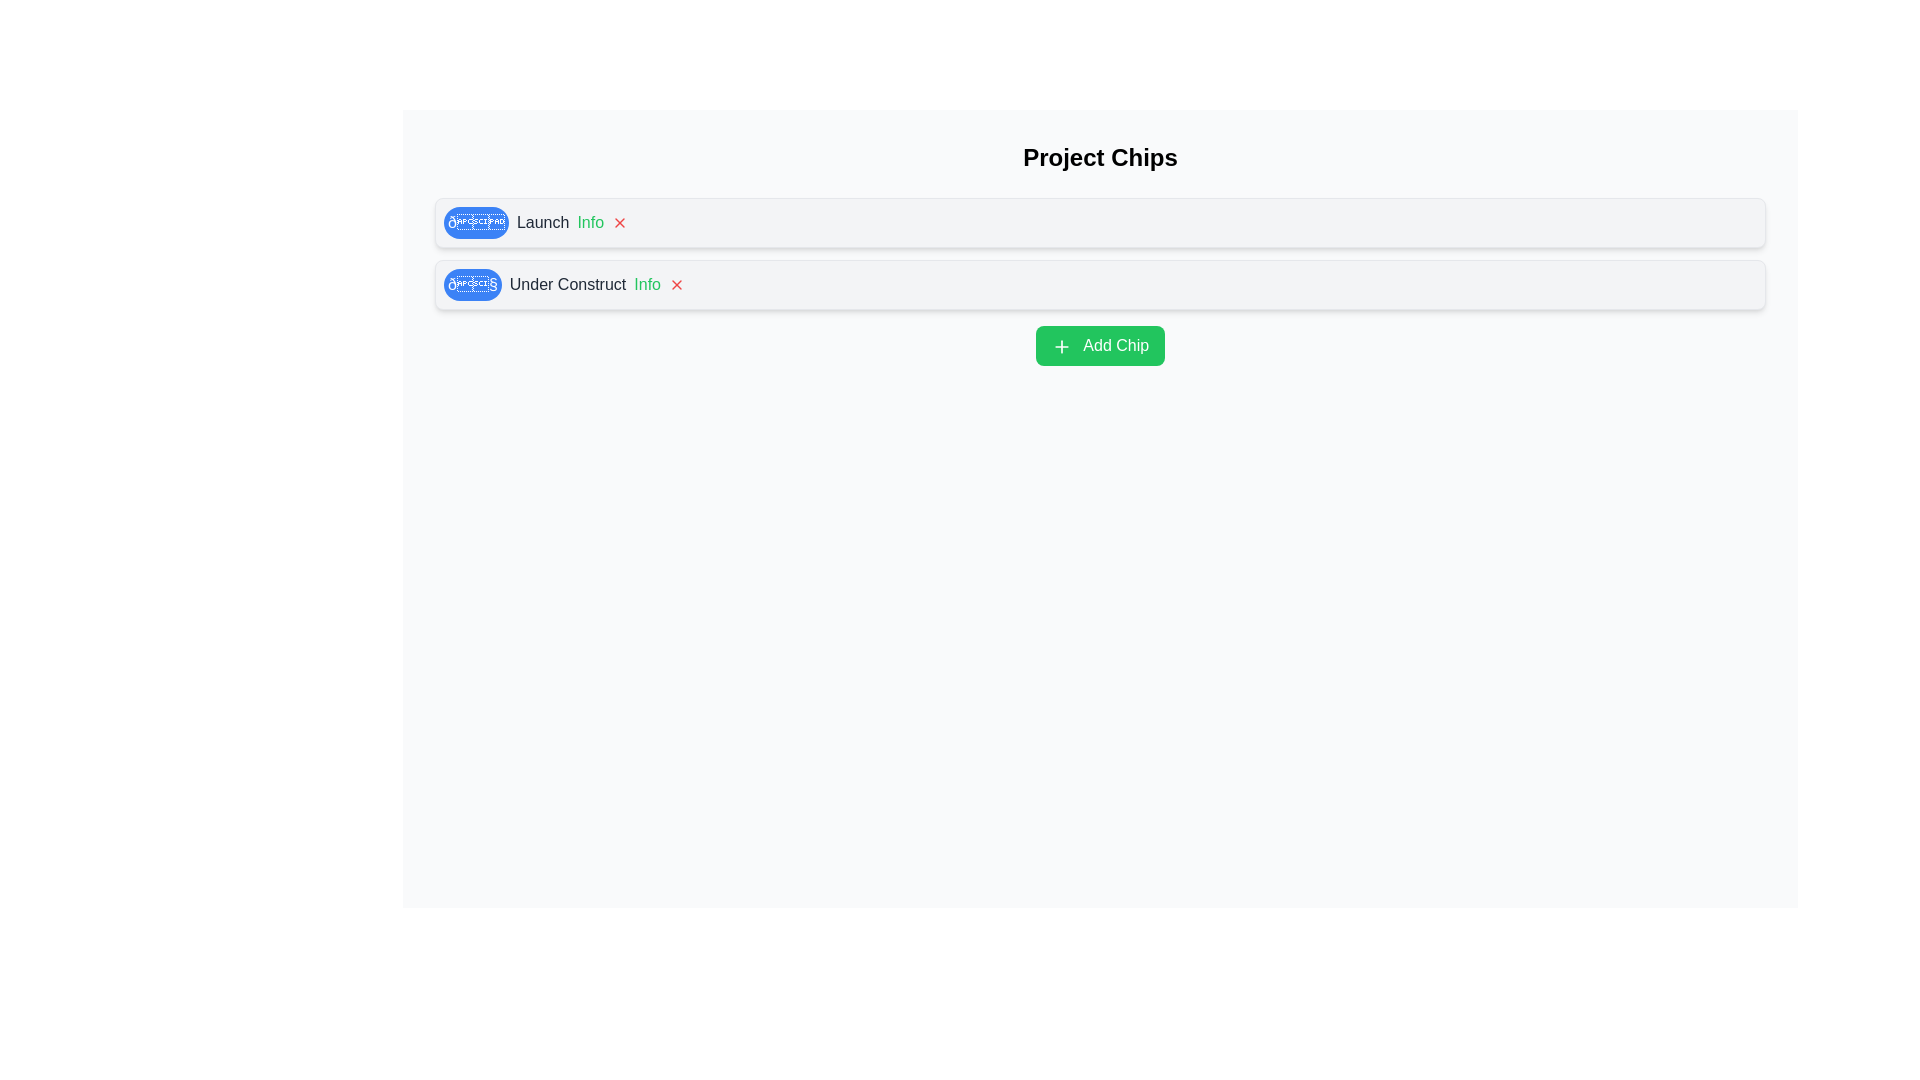 This screenshot has width=1920, height=1080. I want to click on 'Add Chip' button to add a new chip, so click(1098, 345).